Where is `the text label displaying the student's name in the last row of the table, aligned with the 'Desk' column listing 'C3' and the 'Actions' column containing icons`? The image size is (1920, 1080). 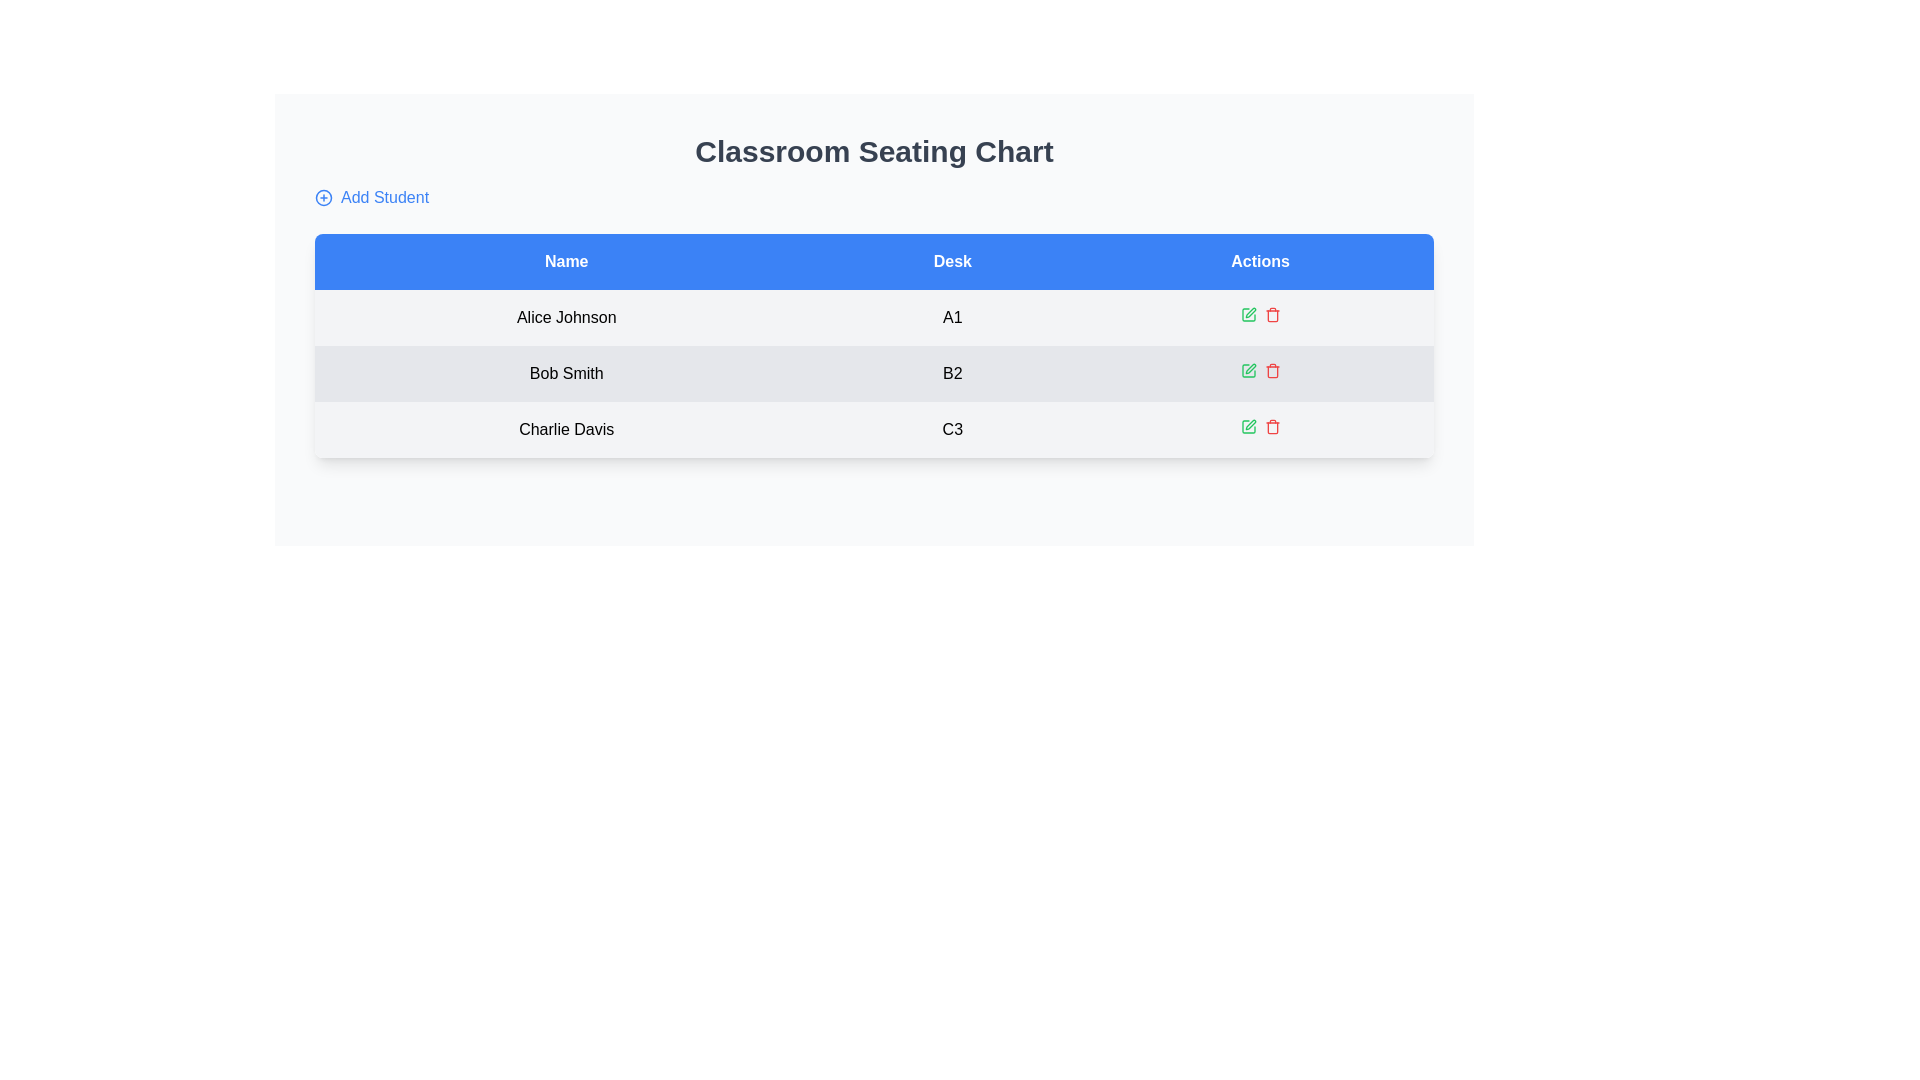
the text label displaying the student's name in the last row of the table, aligned with the 'Desk' column listing 'C3' and the 'Actions' column containing icons is located at coordinates (565, 428).